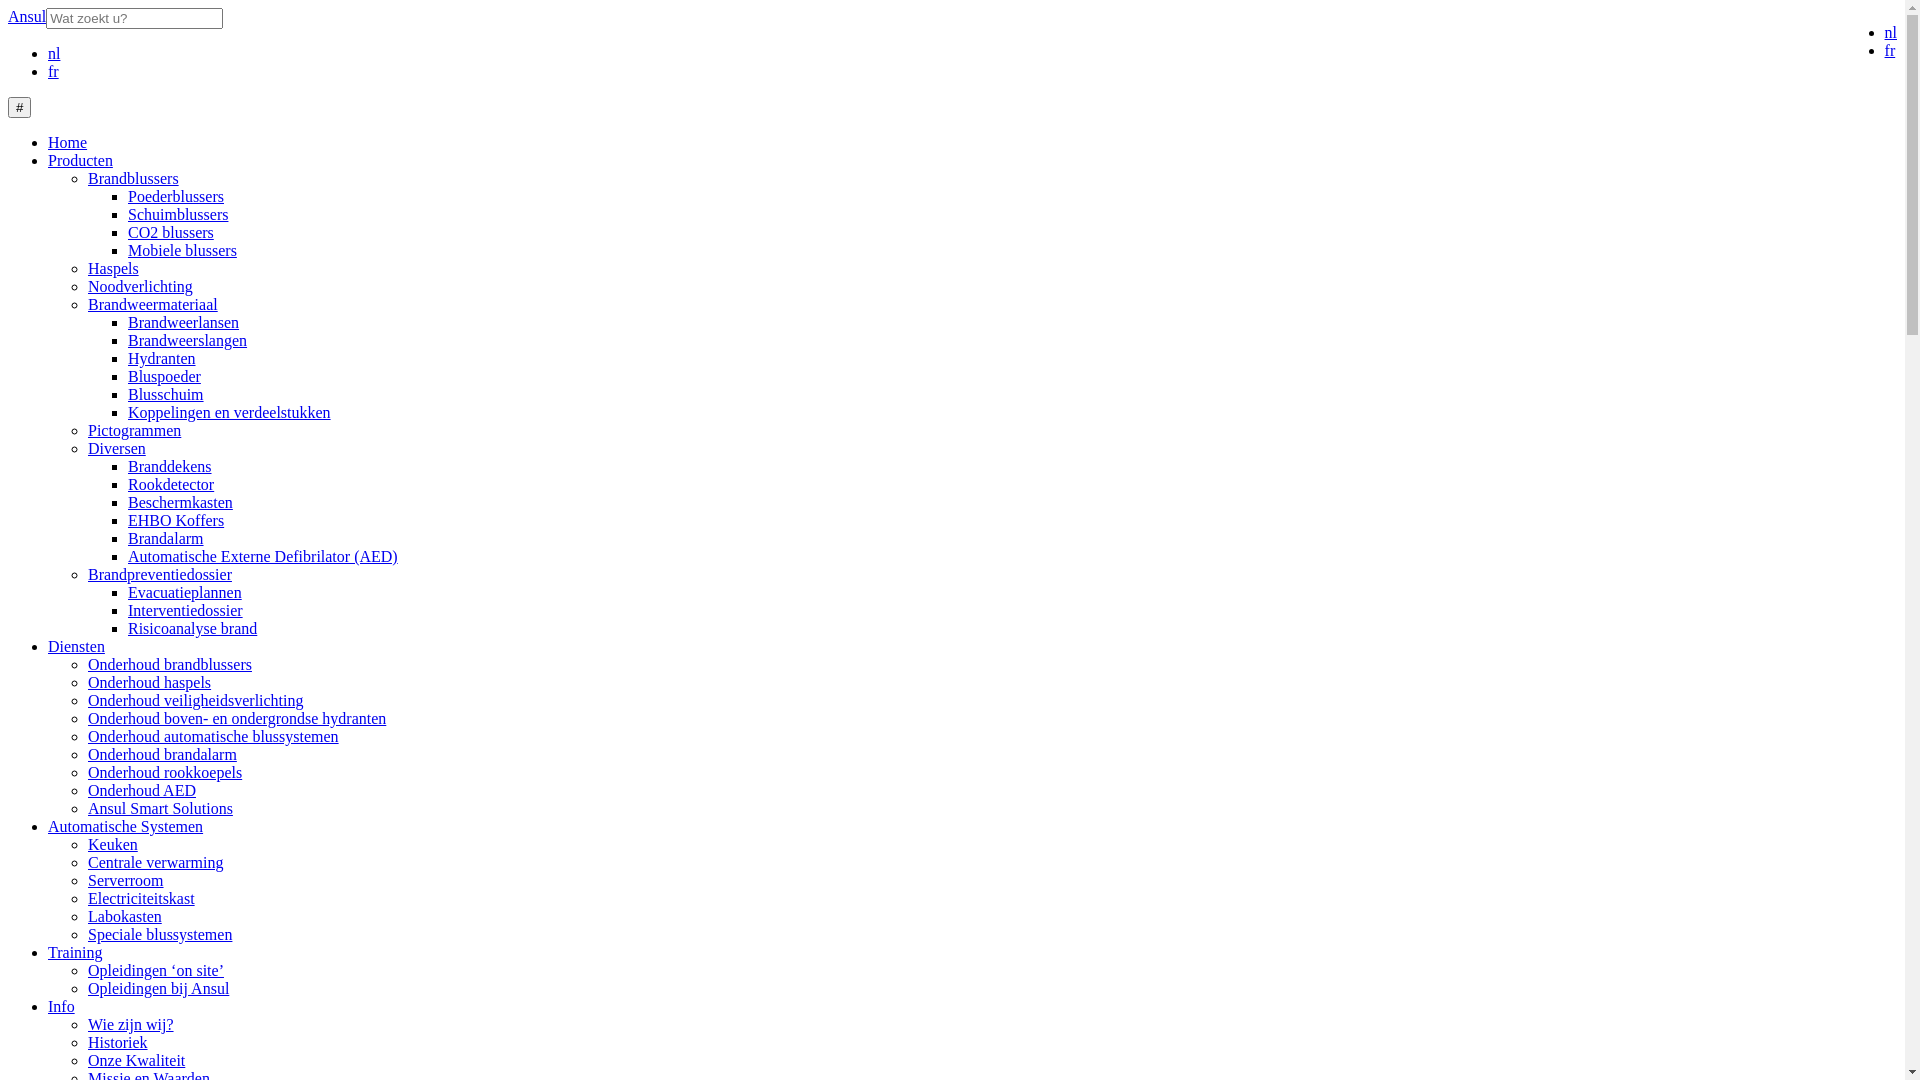 This screenshot has height=1080, width=1920. I want to click on 'Hydranten', so click(162, 357).